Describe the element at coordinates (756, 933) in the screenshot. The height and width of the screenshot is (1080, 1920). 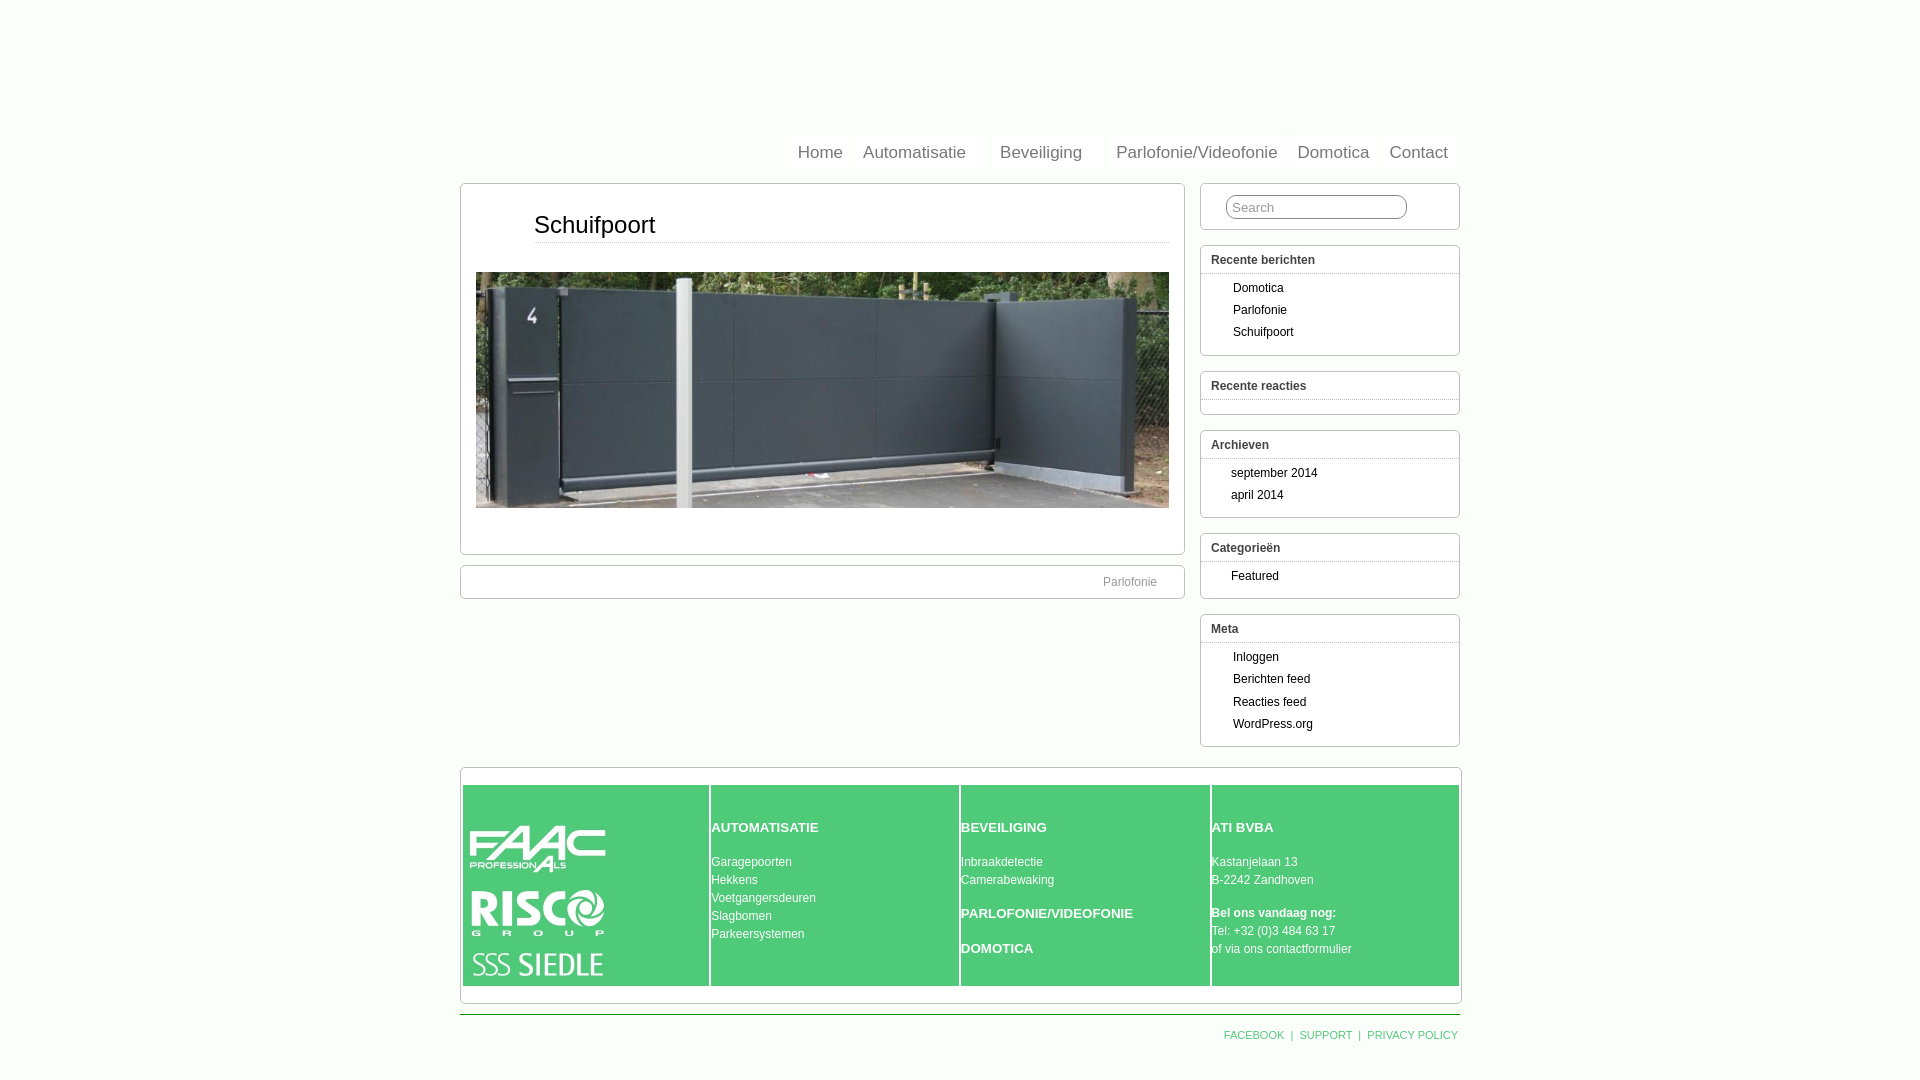
I see `'Parkeersystemen'` at that location.